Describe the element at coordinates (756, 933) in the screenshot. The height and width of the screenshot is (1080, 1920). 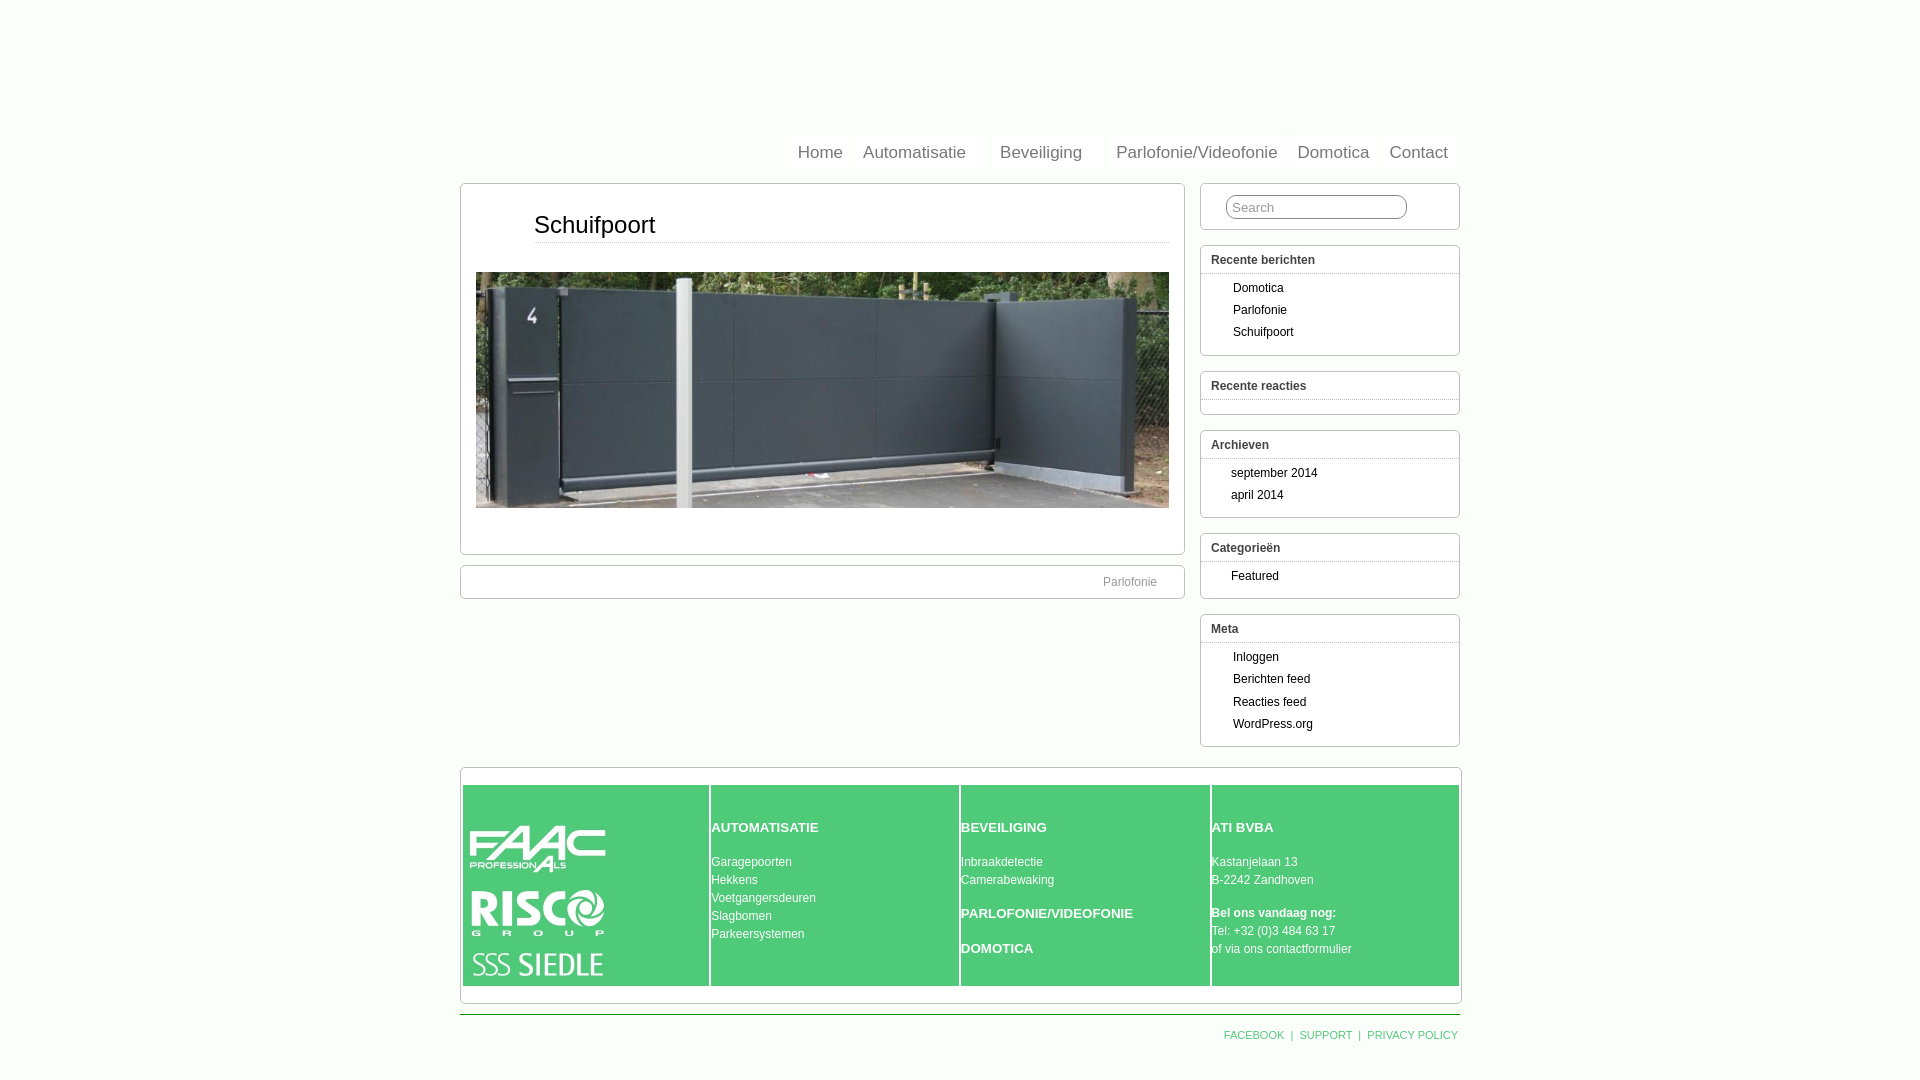
I see `'Parkeersystemen'` at that location.